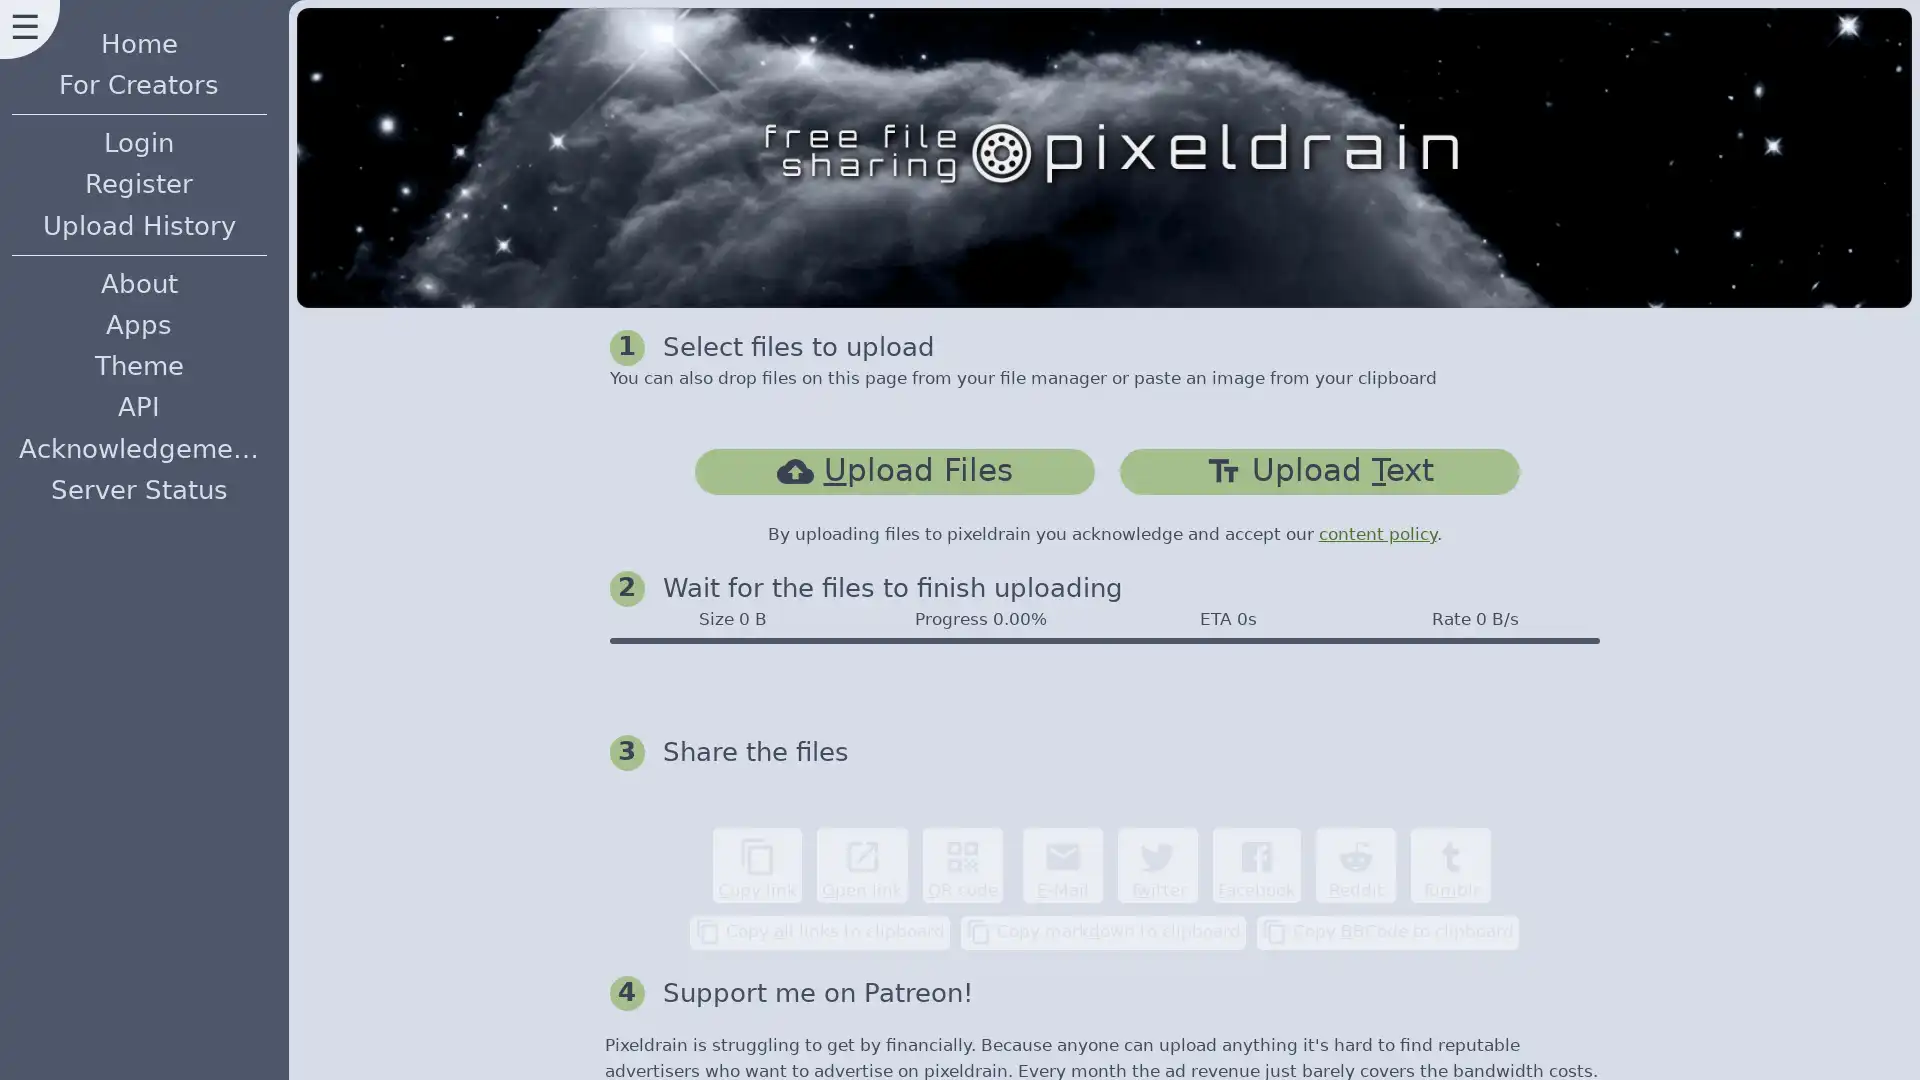 This screenshot has height=1080, width=1920. Describe the element at coordinates (1102, 932) in the screenshot. I see `content_copy Copy markdown to clipboard` at that location.